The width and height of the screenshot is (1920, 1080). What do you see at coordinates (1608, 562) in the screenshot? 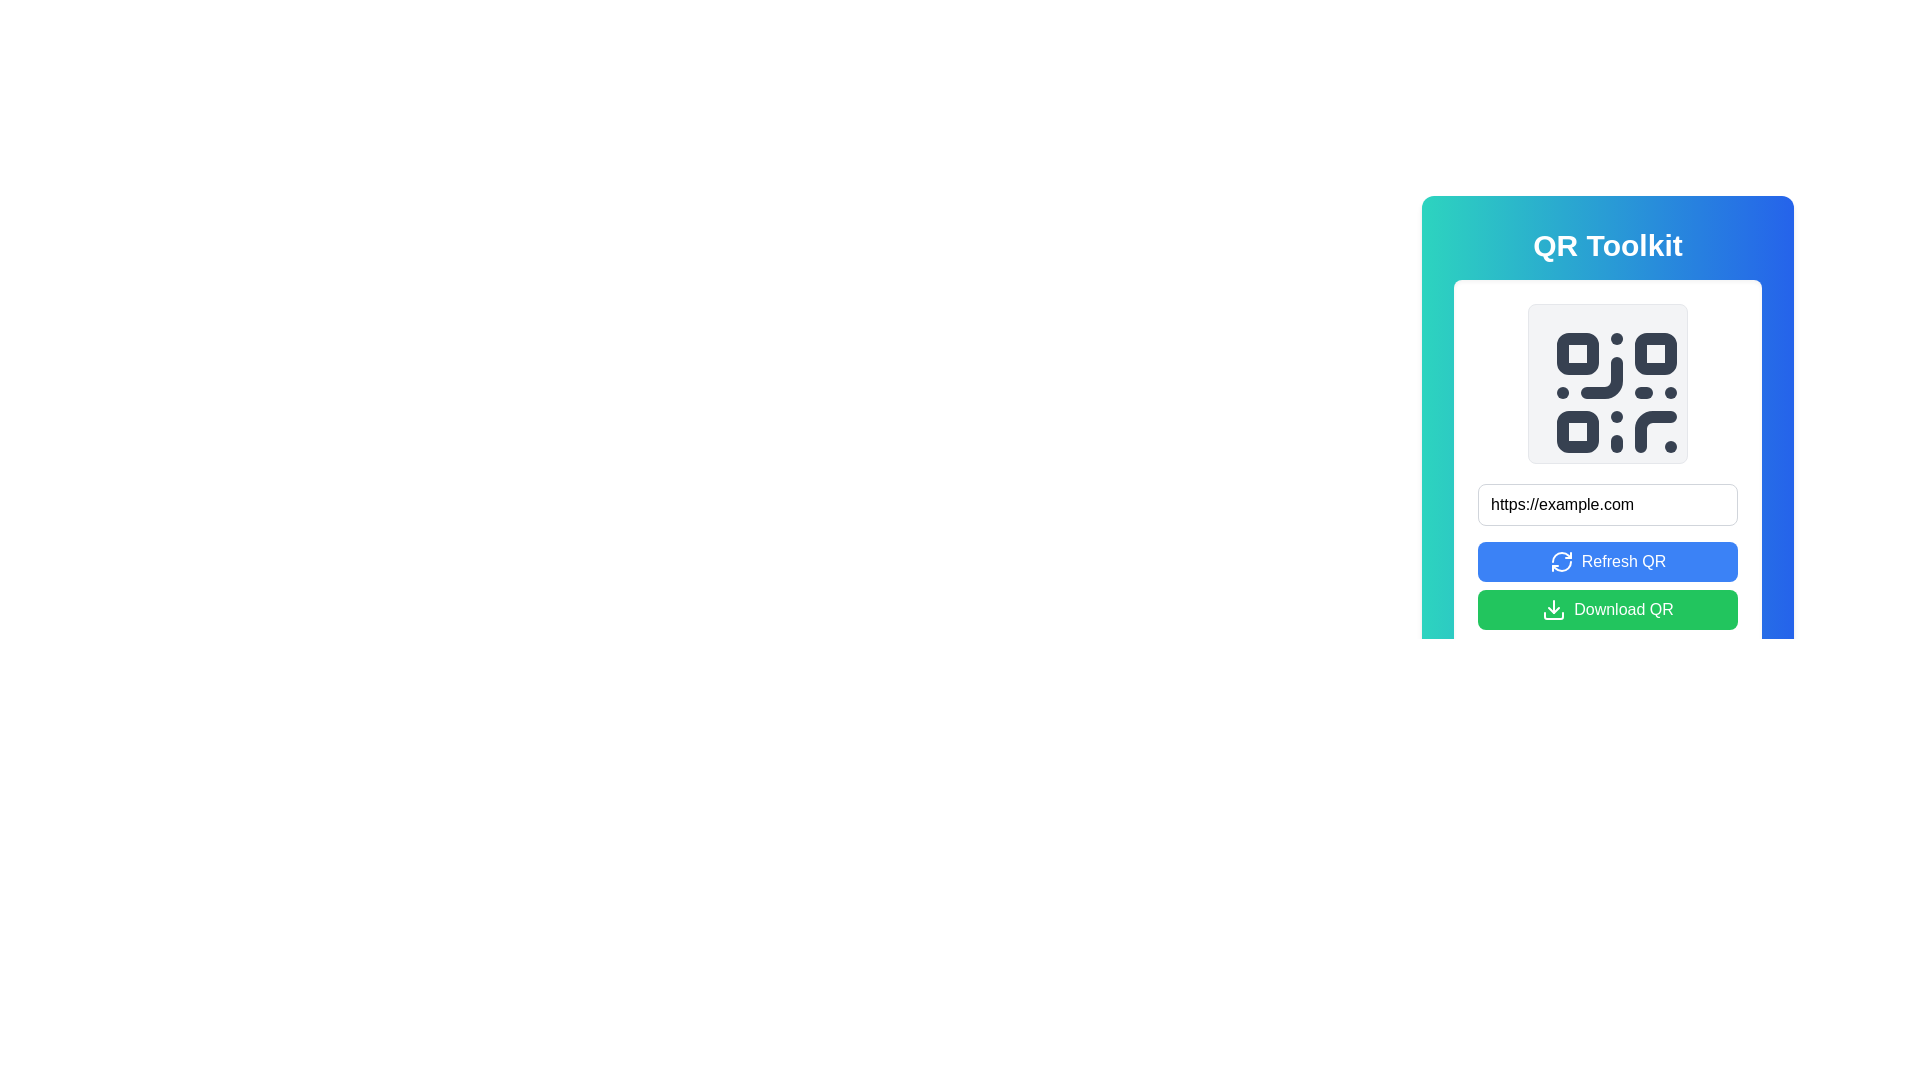
I see `the refresh button located above the 'Download QR' button to regenerate the displayed QR code` at bounding box center [1608, 562].